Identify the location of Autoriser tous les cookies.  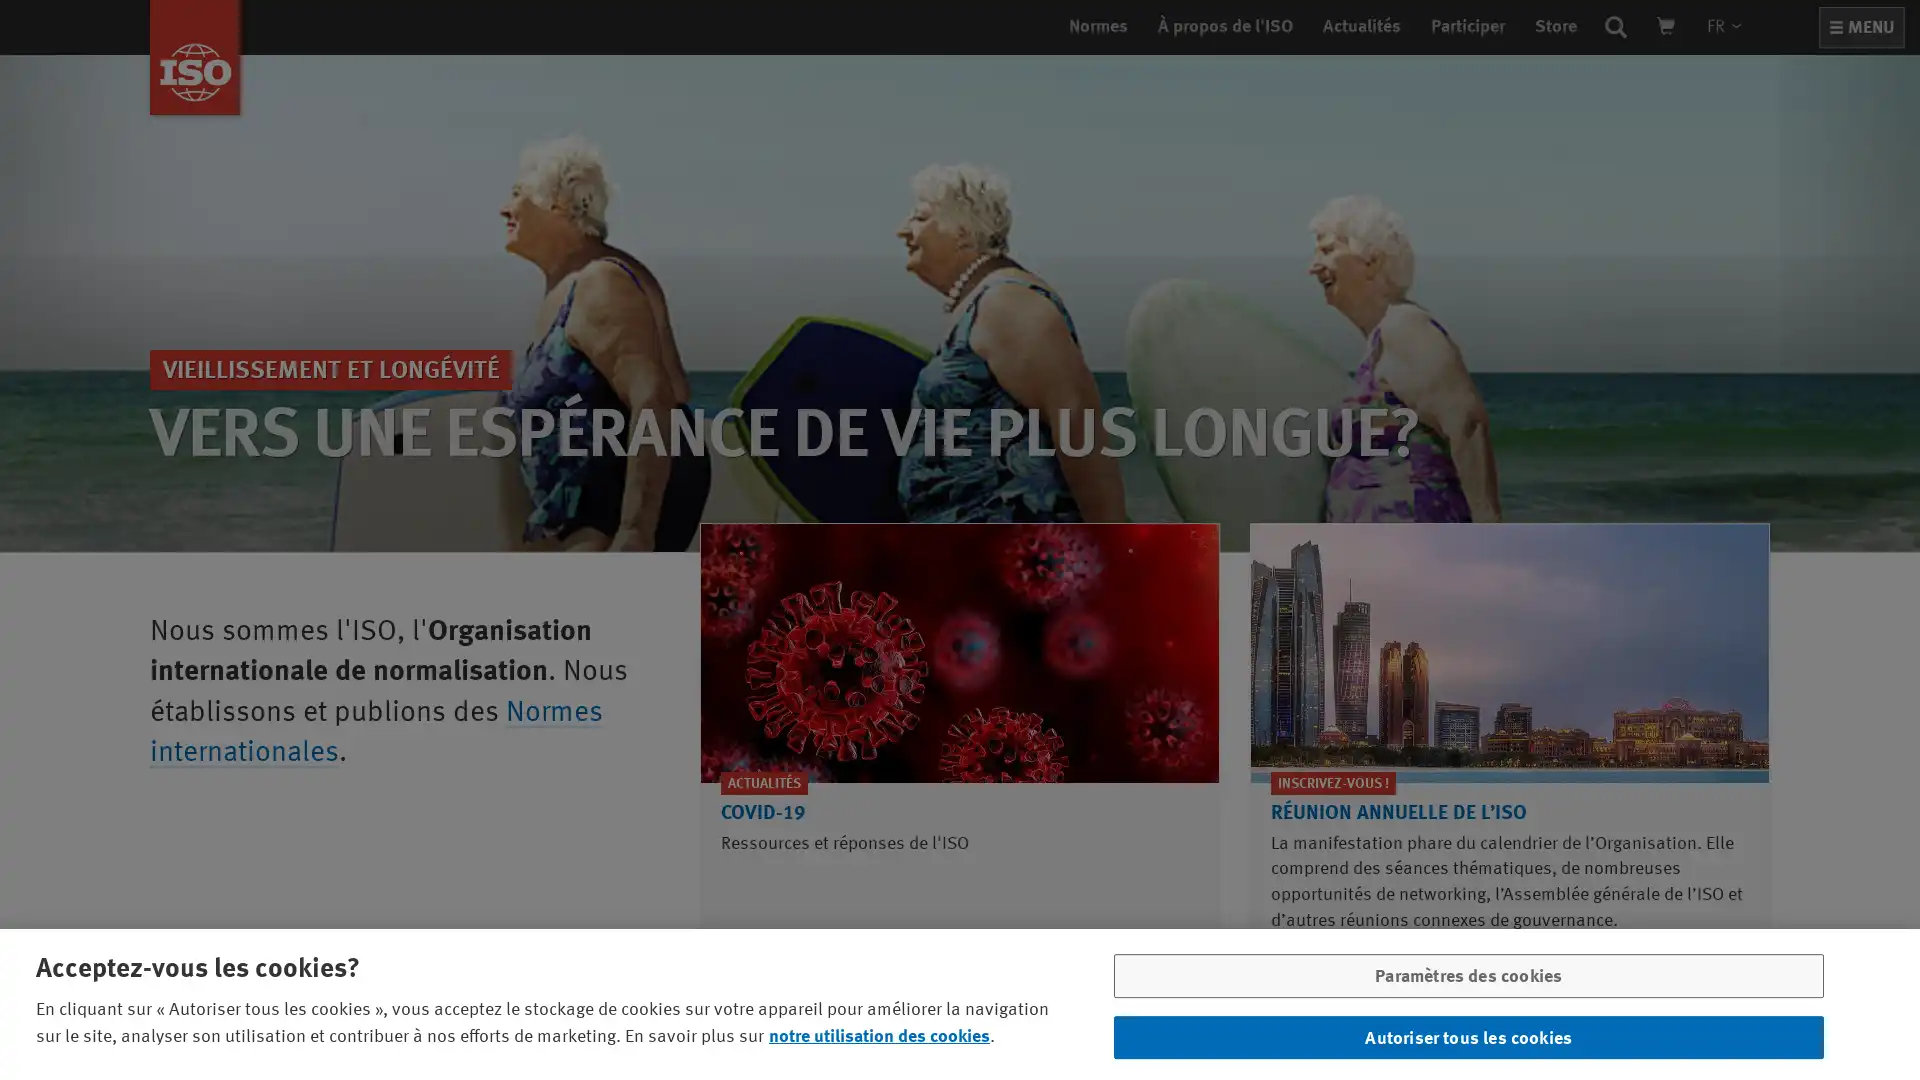
(1468, 1034).